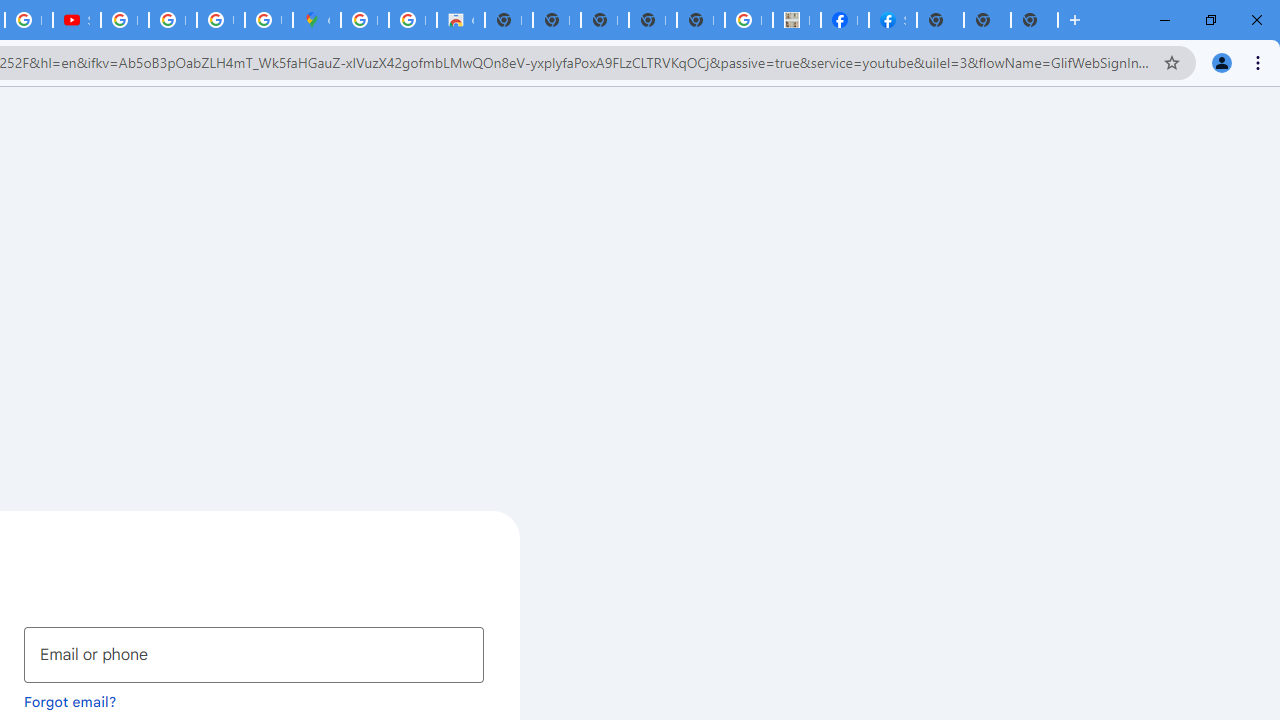  I want to click on 'Google Maps', so click(315, 20).